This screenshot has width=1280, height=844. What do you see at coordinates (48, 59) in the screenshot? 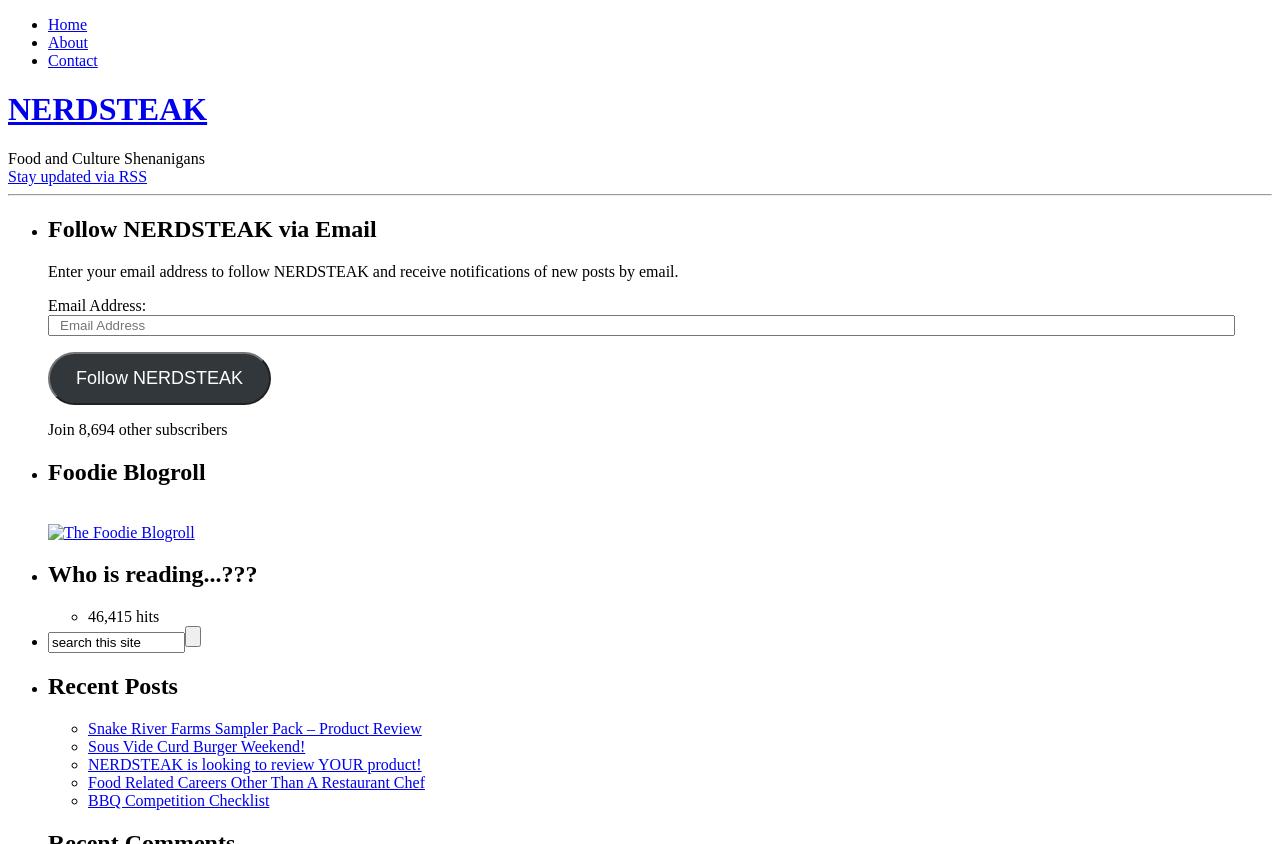
I see `'Contact'` at bounding box center [48, 59].